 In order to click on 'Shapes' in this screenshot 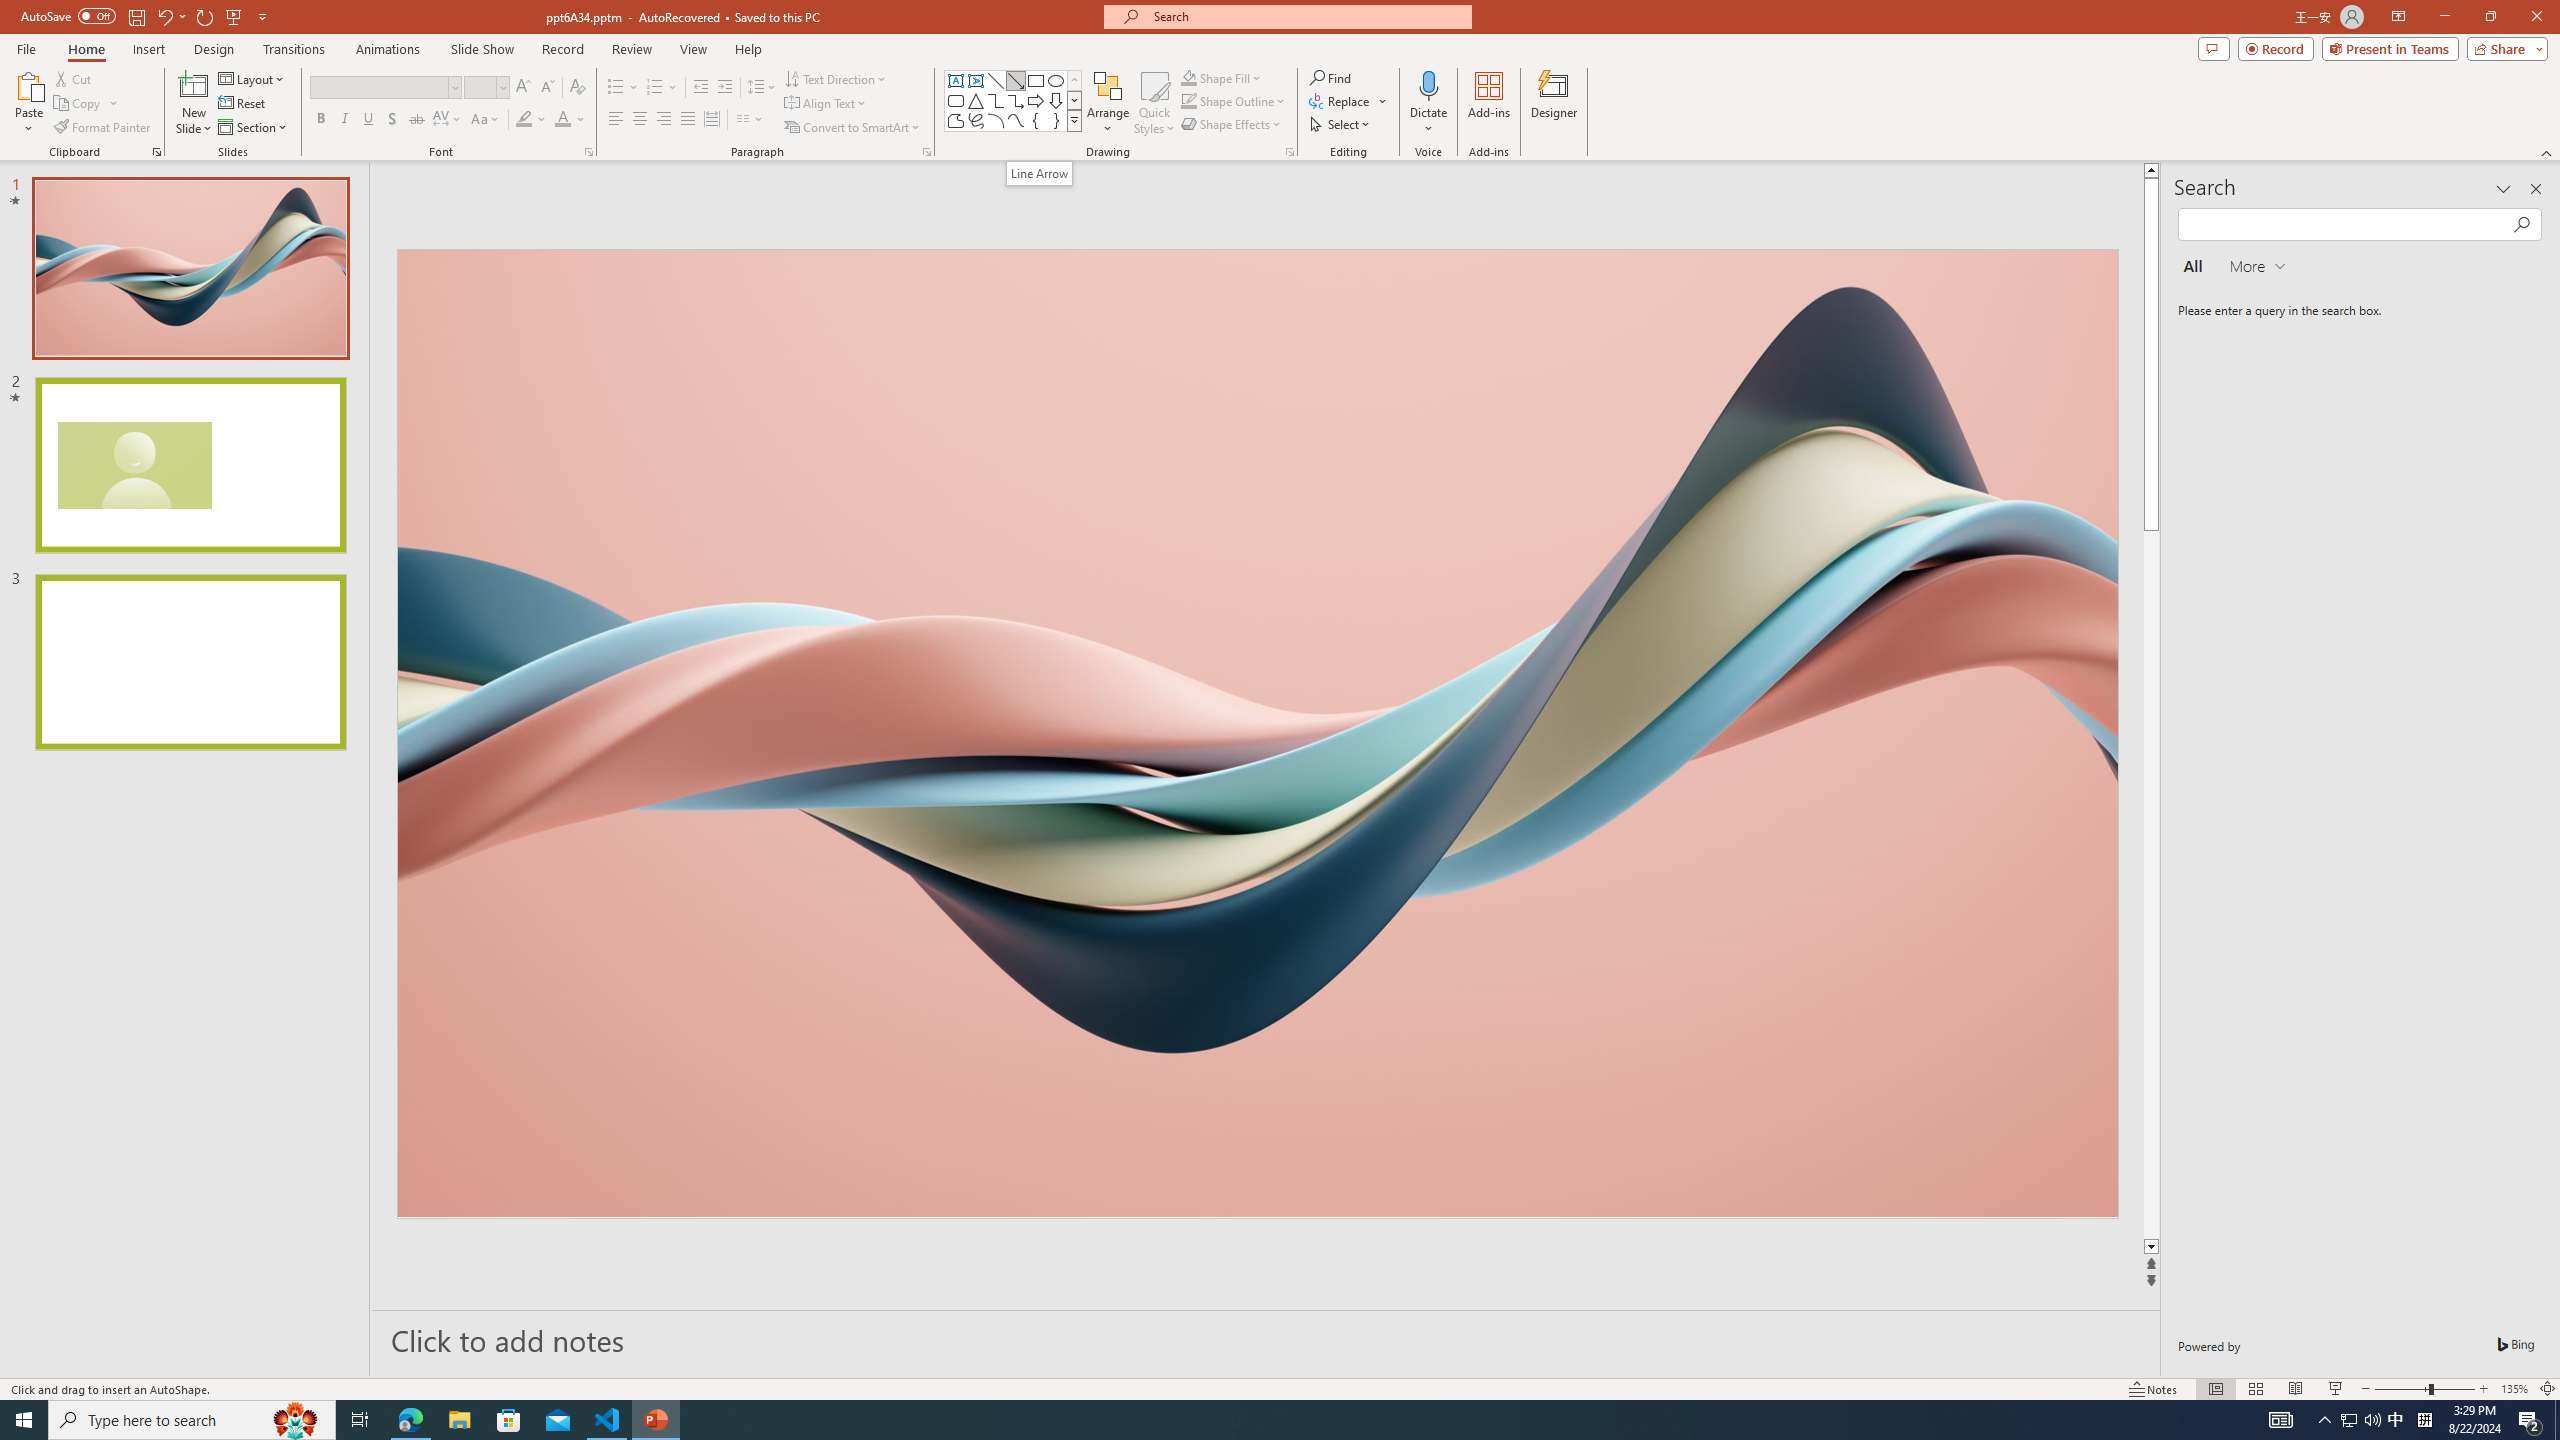, I will do `click(1075, 119)`.